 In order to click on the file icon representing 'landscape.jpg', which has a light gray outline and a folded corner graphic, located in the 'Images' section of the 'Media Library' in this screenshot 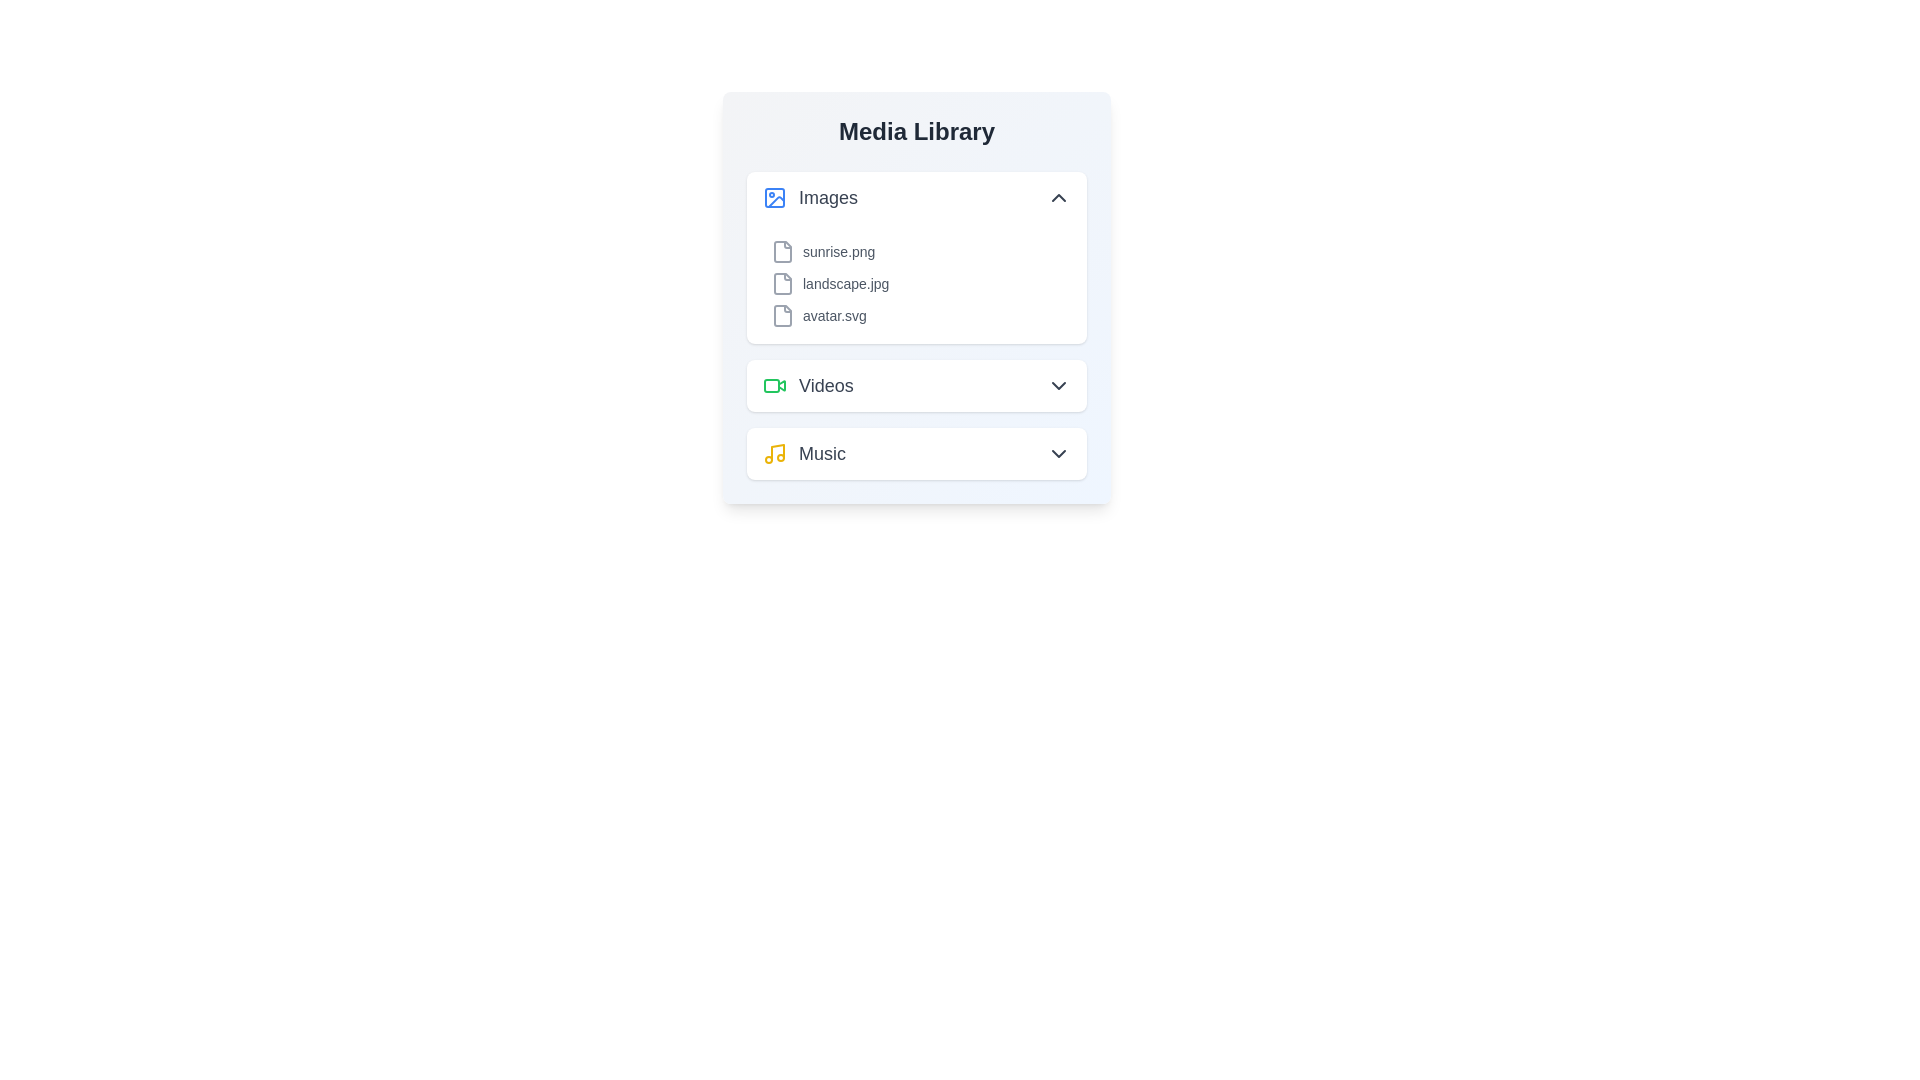, I will do `click(781, 284)`.